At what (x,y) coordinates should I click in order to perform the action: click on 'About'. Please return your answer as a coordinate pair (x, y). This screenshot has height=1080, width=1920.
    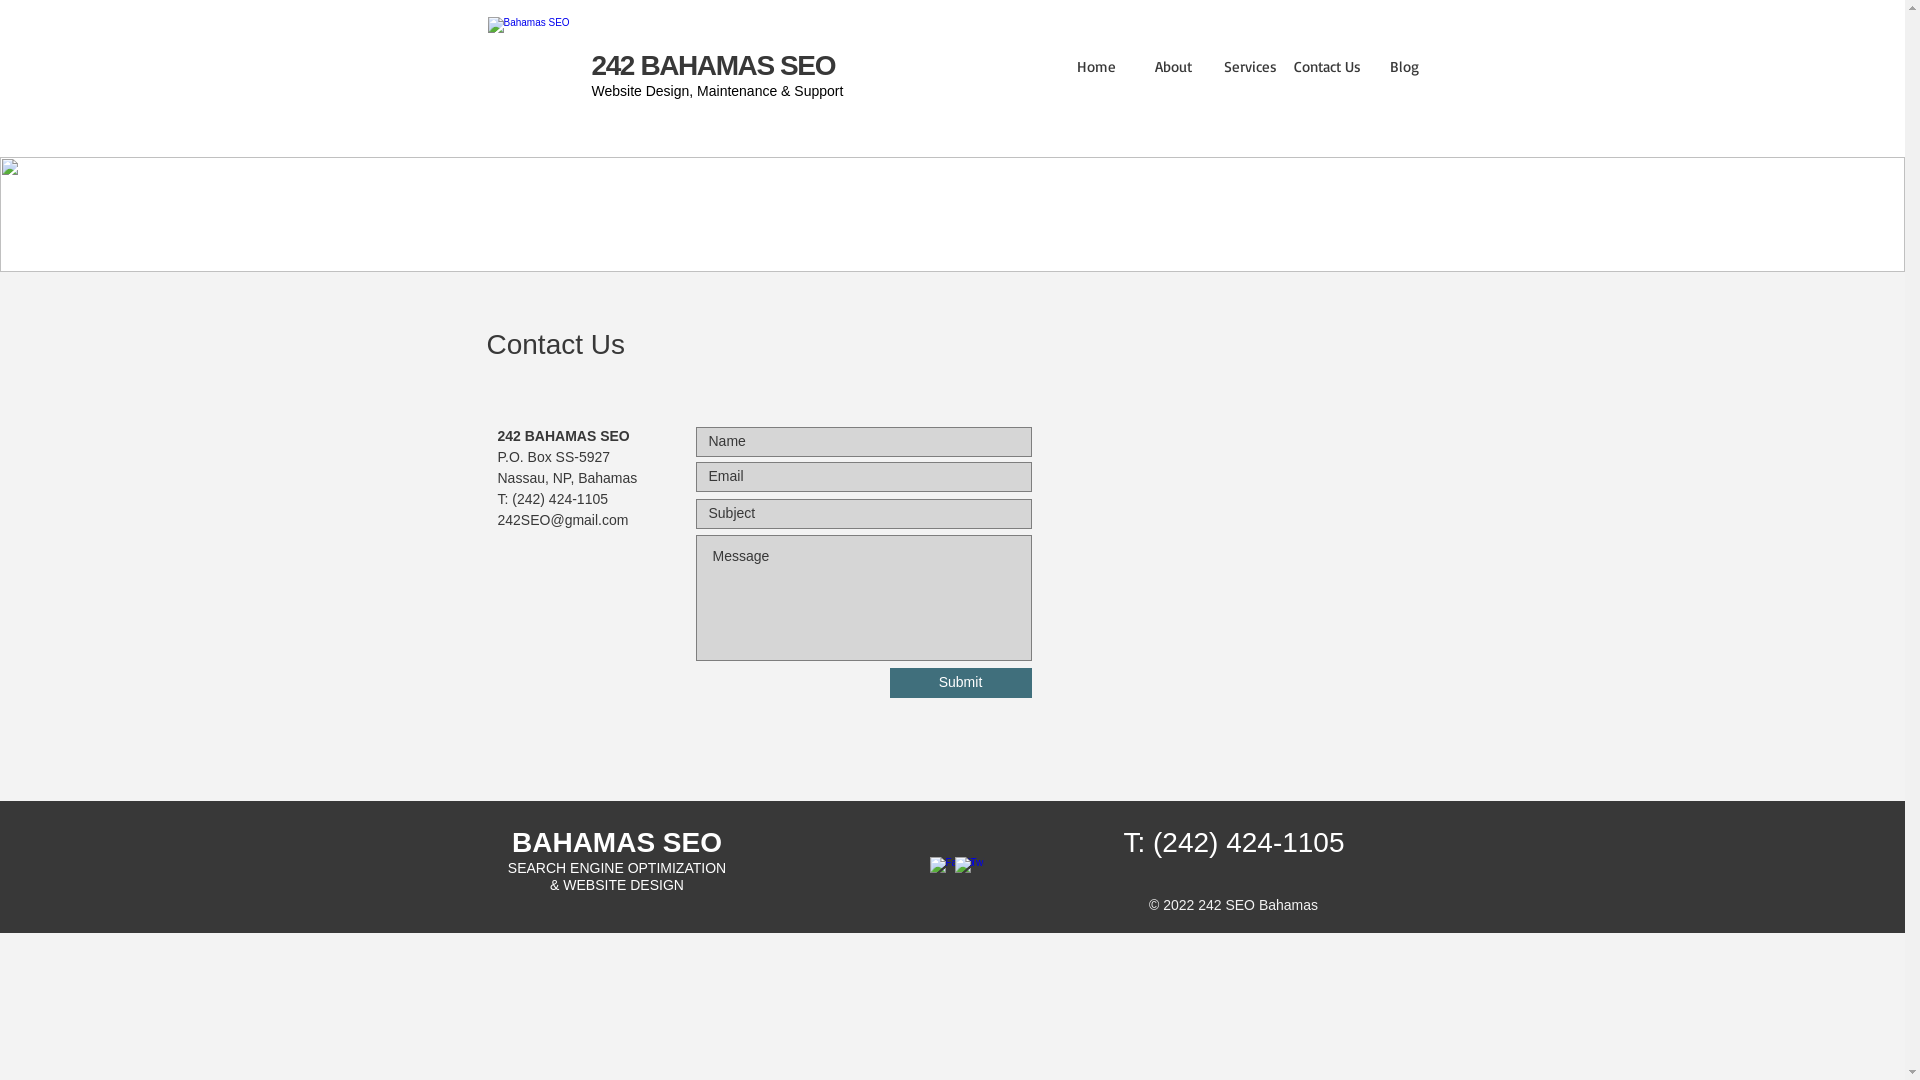
    Looking at the image, I should click on (1173, 65).